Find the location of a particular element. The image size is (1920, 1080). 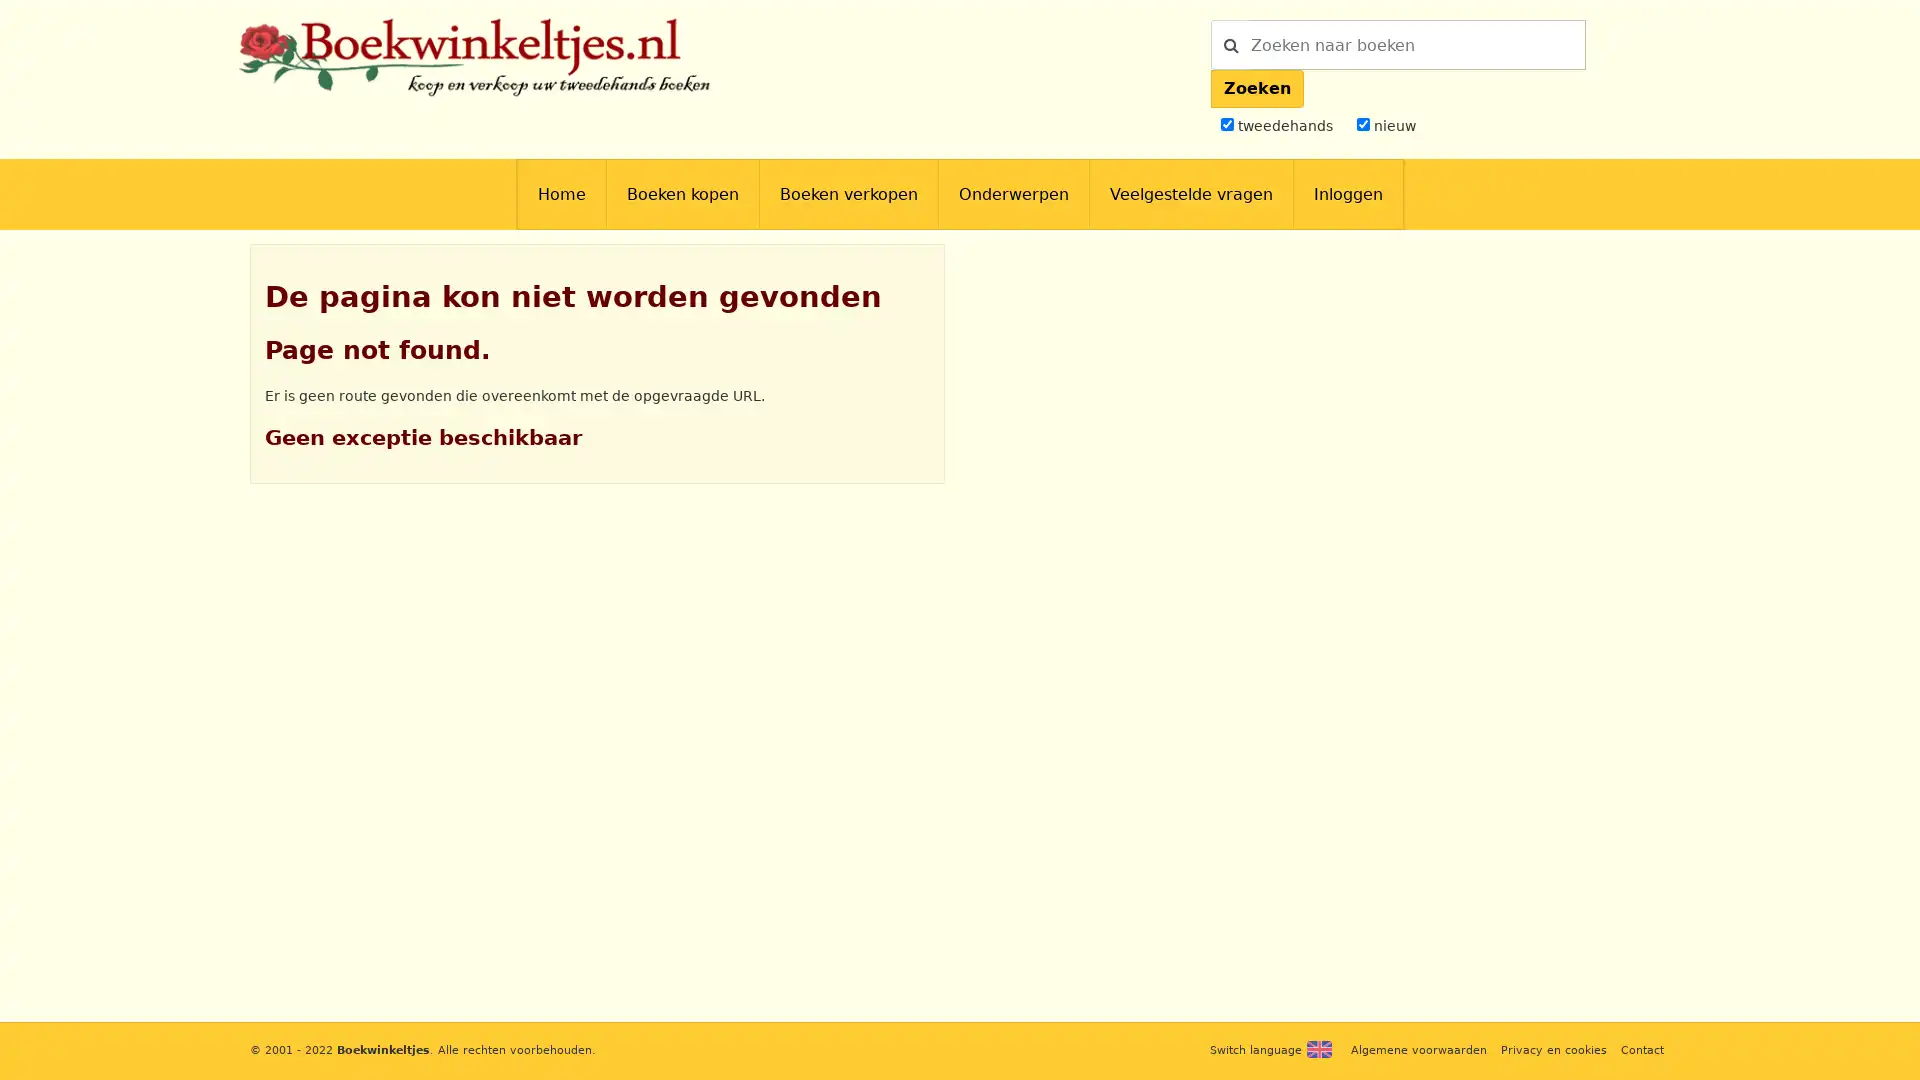

Zoeken is located at coordinates (1255, 87).